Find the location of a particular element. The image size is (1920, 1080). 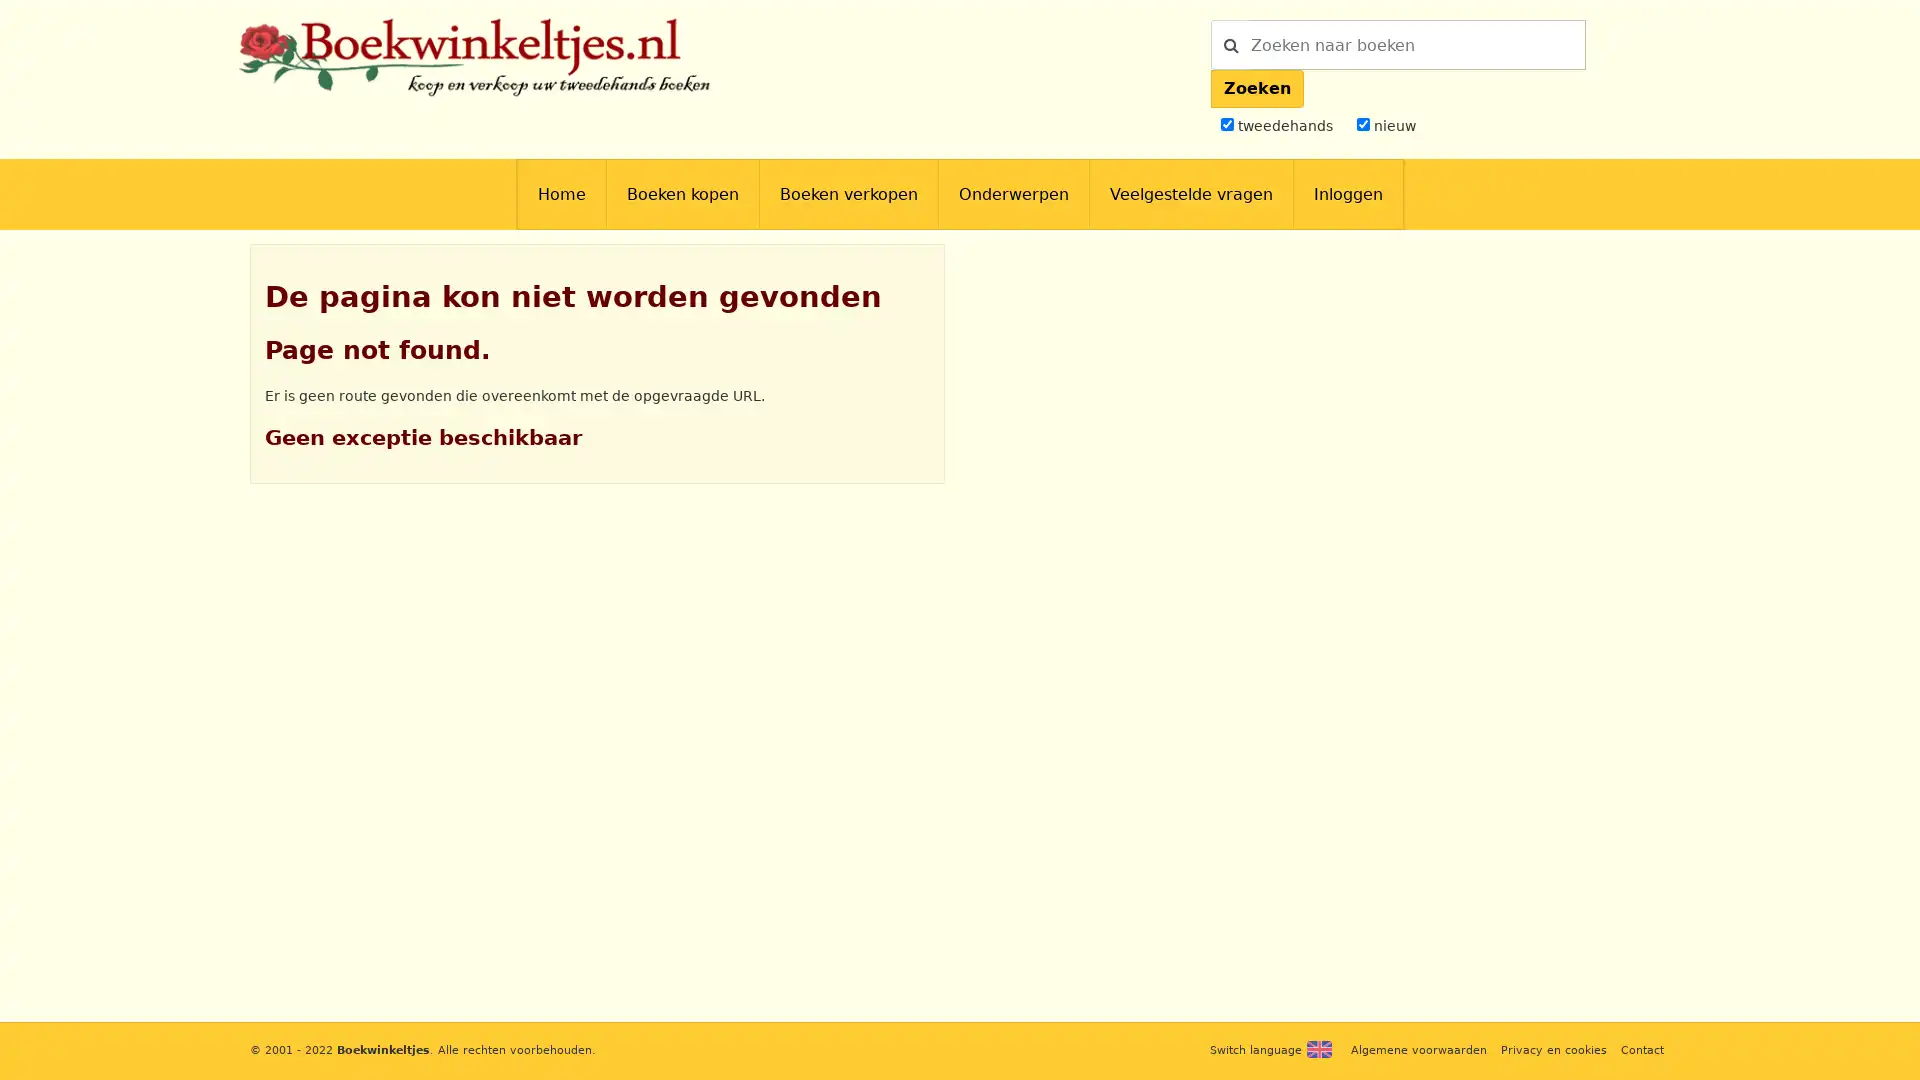

Zoeken is located at coordinates (1255, 87).